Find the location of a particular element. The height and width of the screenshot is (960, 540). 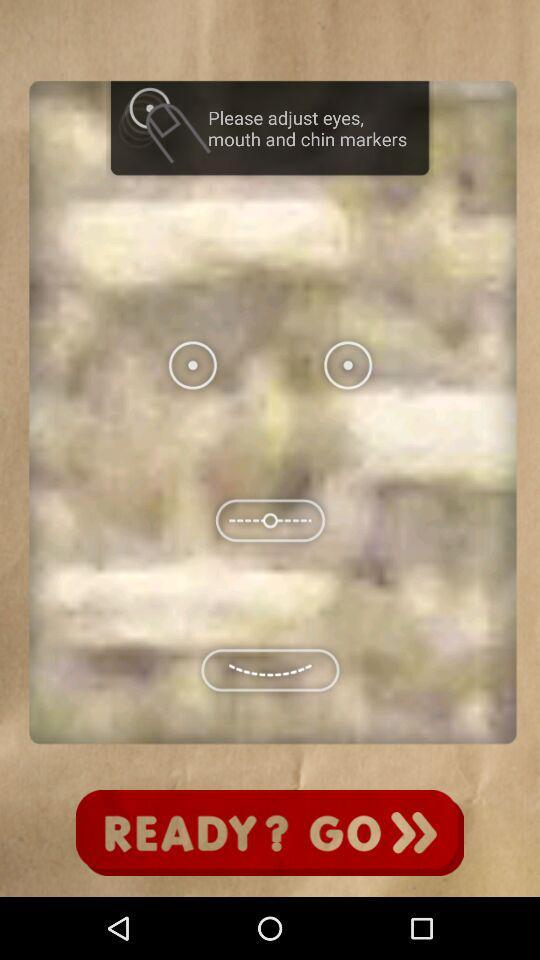

ready to go is located at coordinates (270, 833).